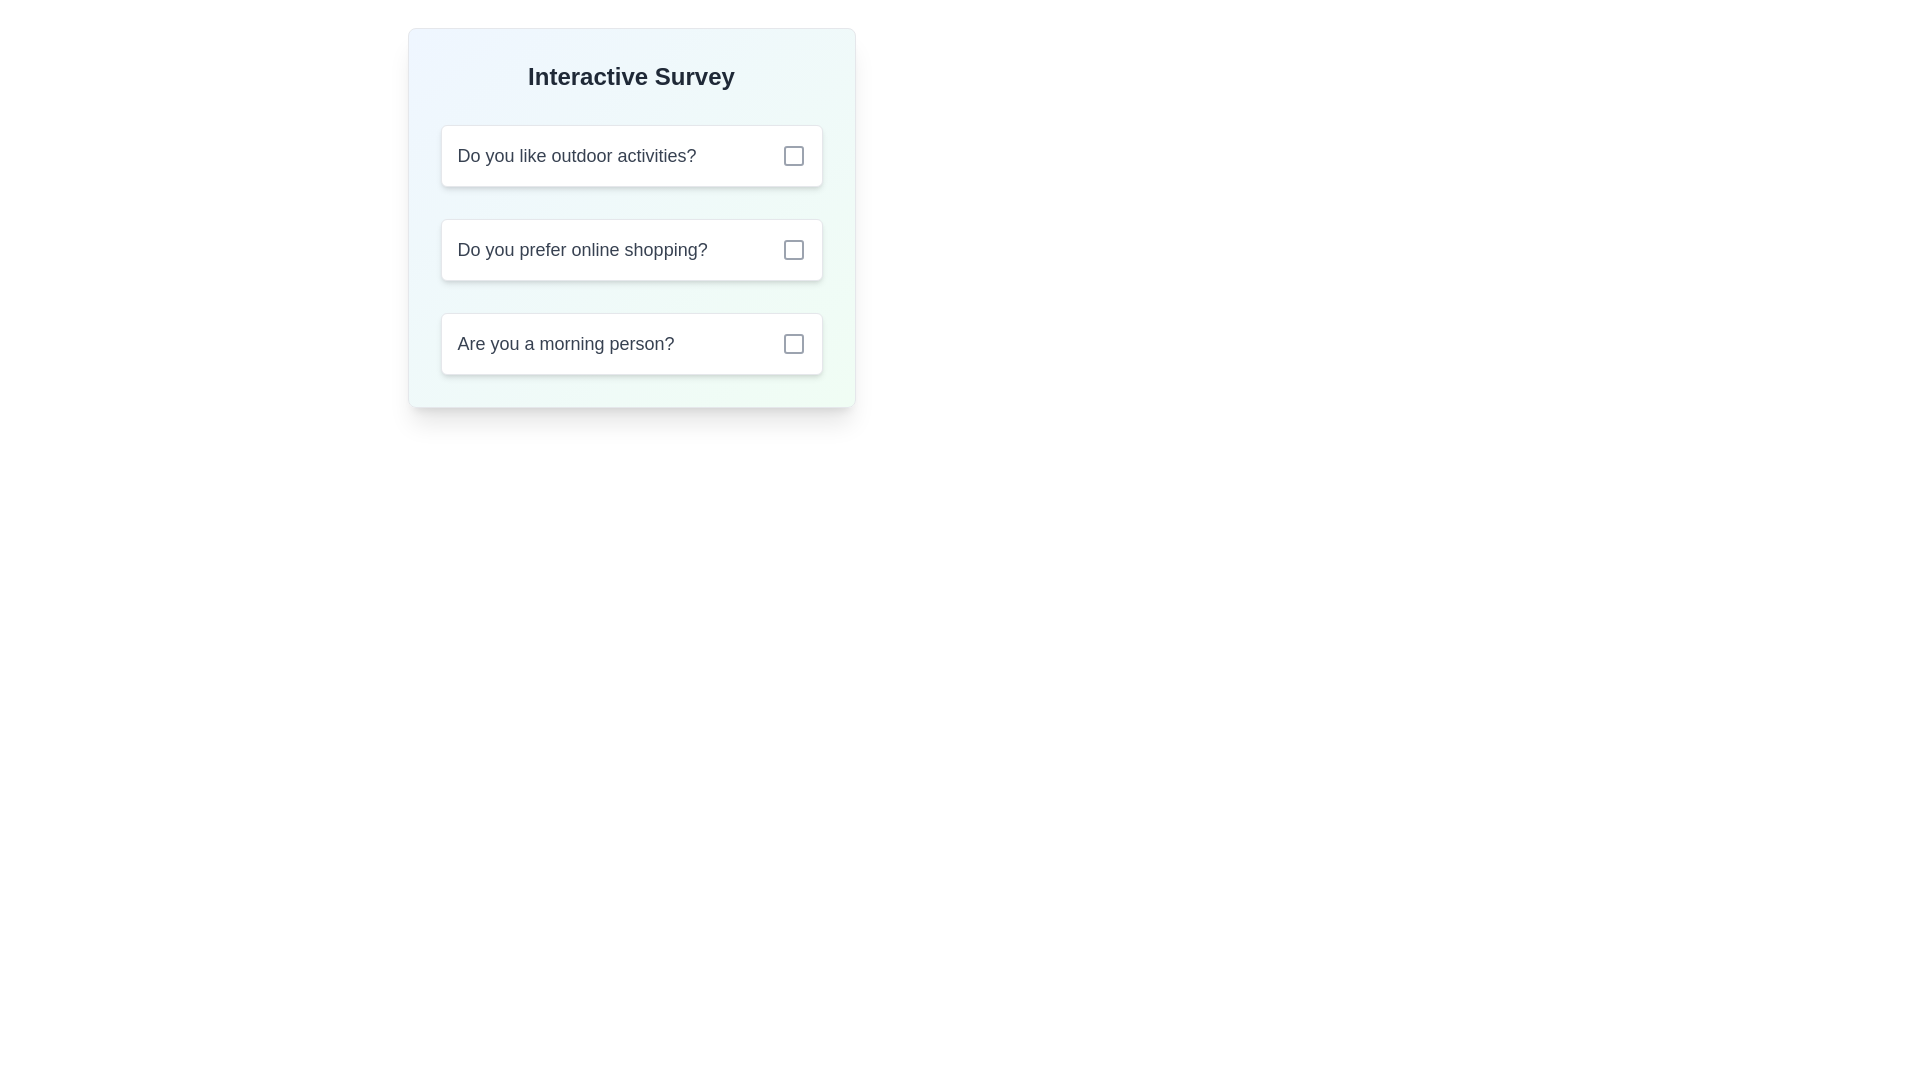 The image size is (1920, 1080). I want to click on text of the second question in the survey, which is located between 'Do you like outdoor activities?' and 'Are you a morning person?', so click(581, 249).